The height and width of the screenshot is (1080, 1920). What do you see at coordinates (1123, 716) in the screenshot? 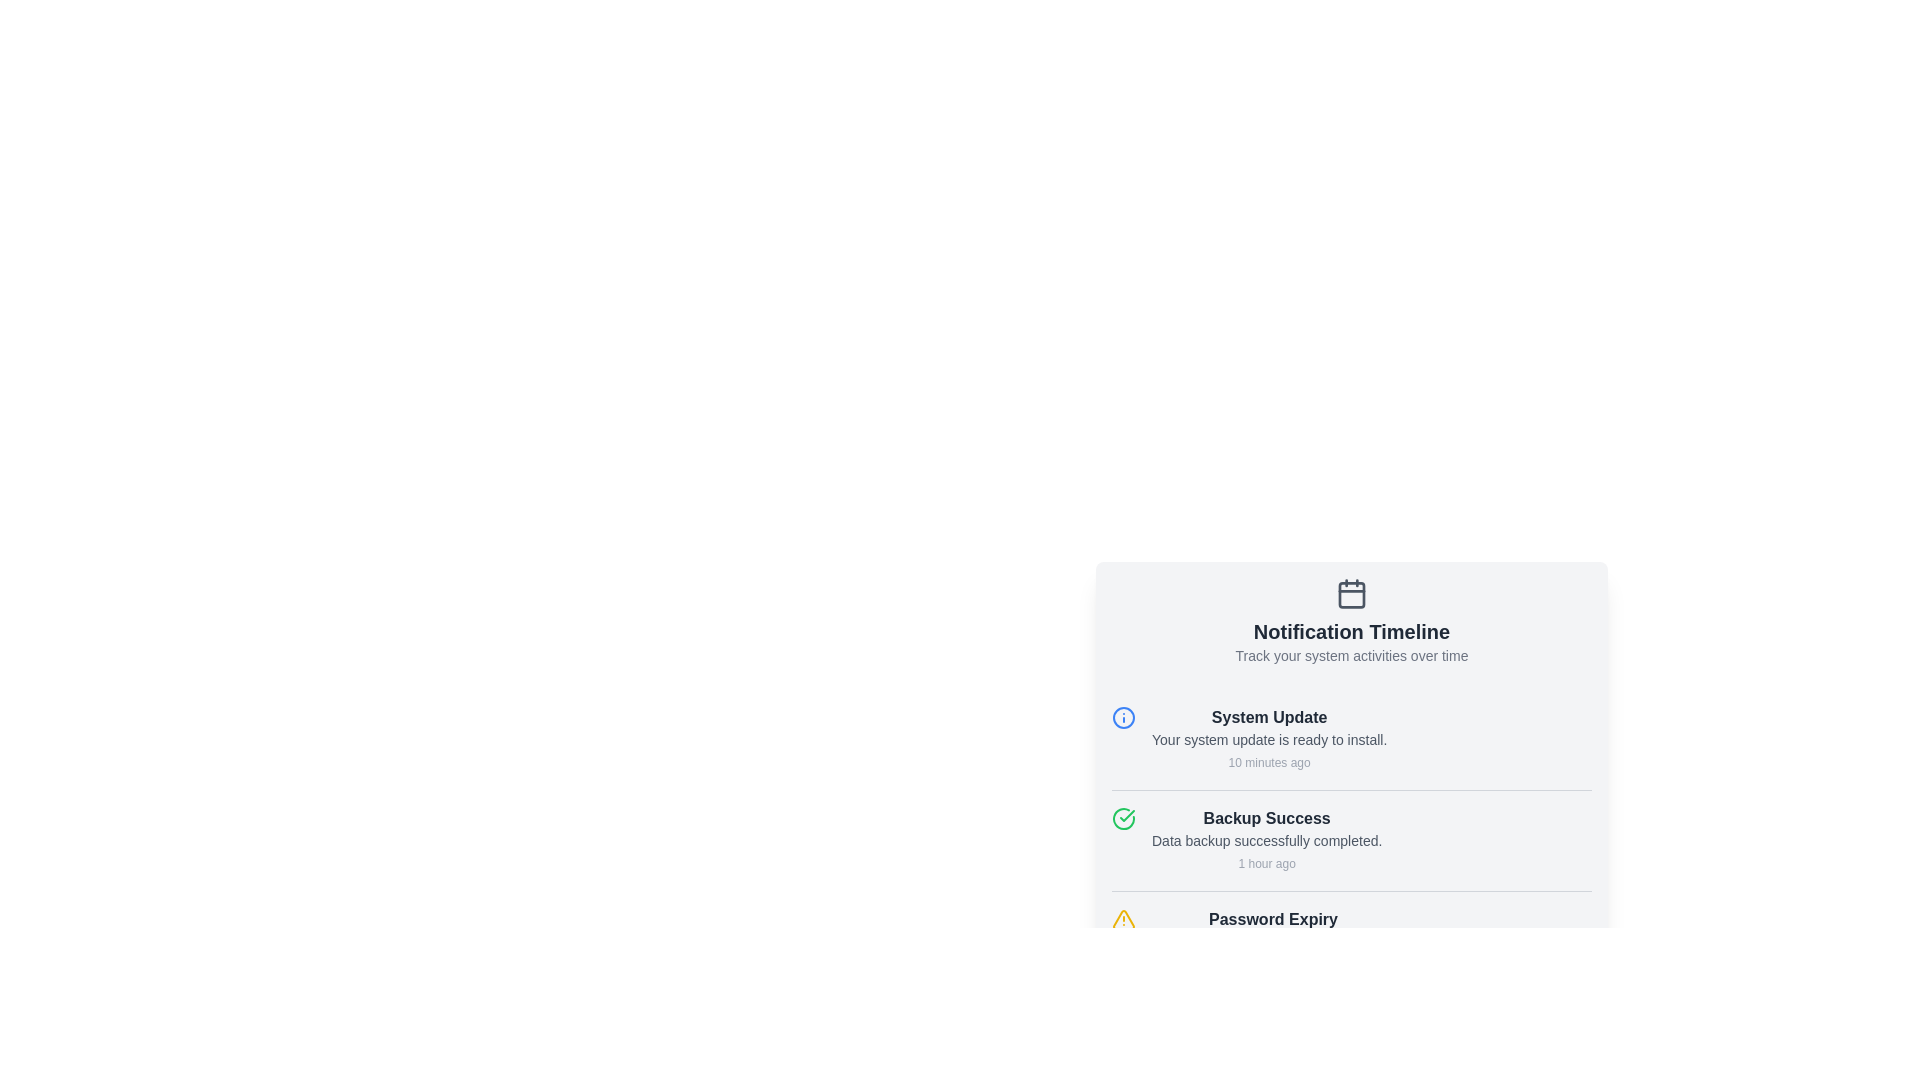
I see `the central circular part of the information icon located to the left of the text 'System Update' in the 'Notification Timeline' area` at bounding box center [1123, 716].